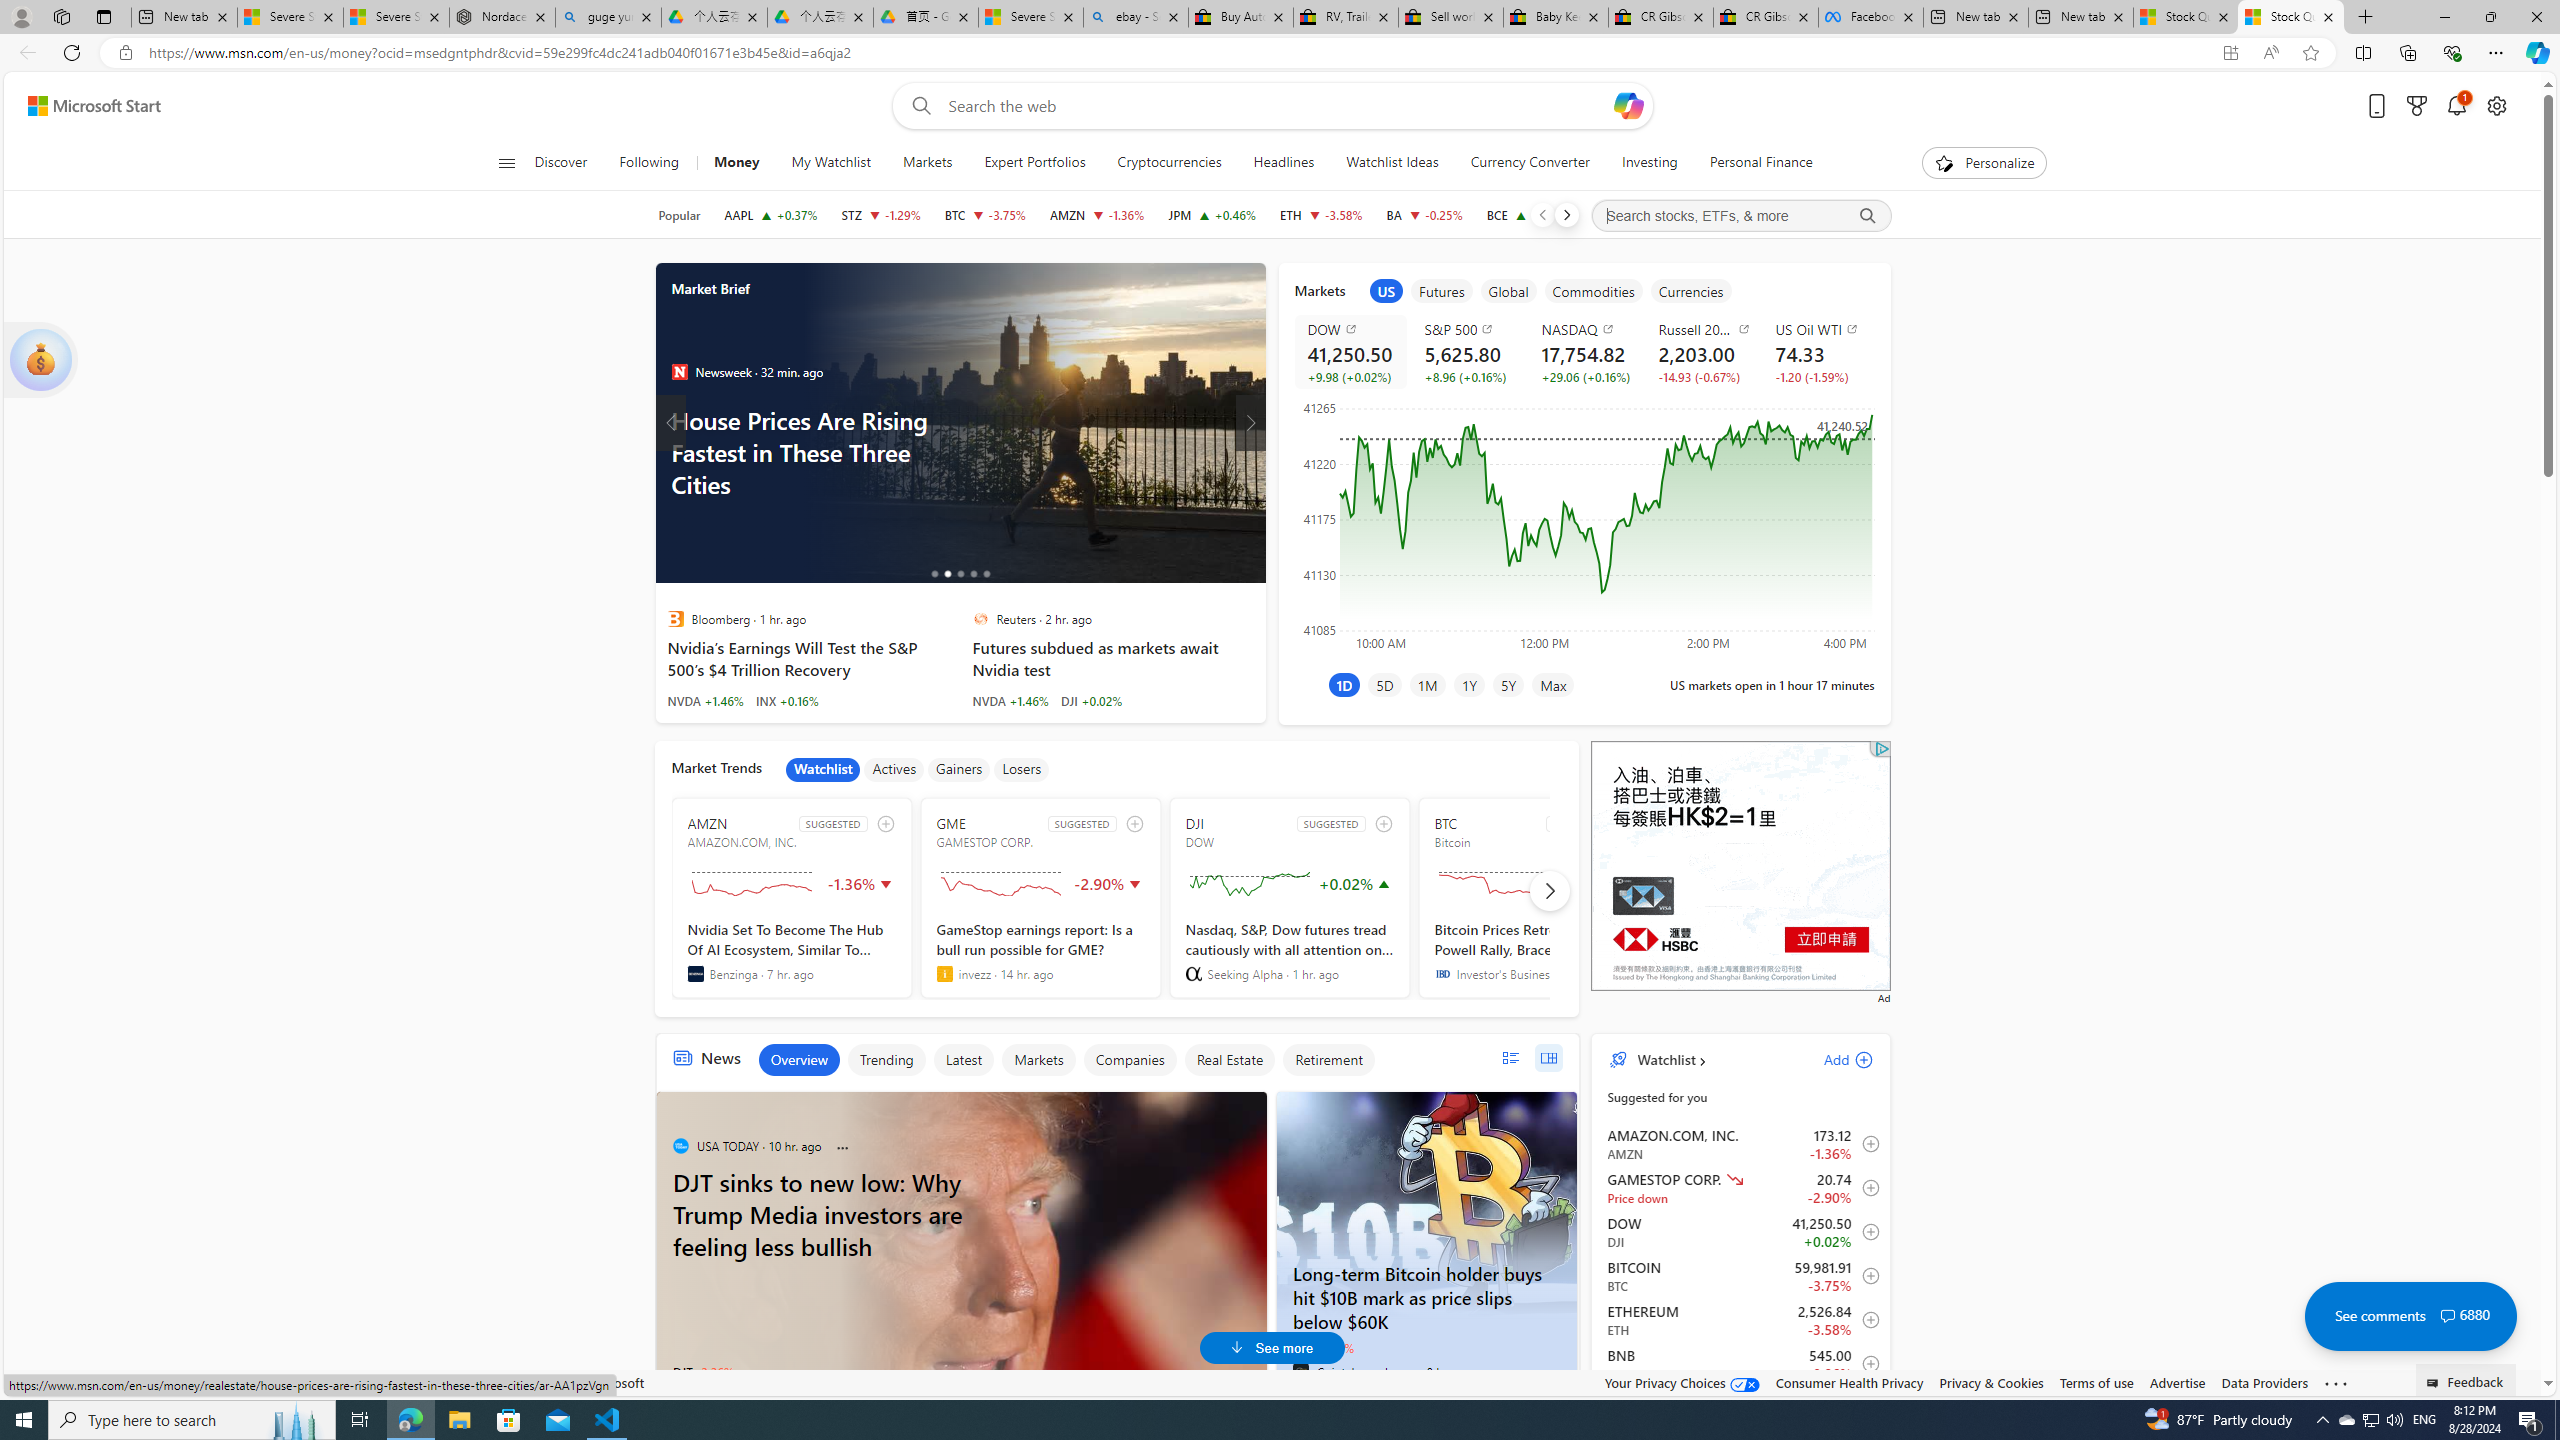  I want to click on 'STZ CONSTELLATION BRANDS, INC. decrease 239.98 -3.13 -1.29%', so click(880, 214).